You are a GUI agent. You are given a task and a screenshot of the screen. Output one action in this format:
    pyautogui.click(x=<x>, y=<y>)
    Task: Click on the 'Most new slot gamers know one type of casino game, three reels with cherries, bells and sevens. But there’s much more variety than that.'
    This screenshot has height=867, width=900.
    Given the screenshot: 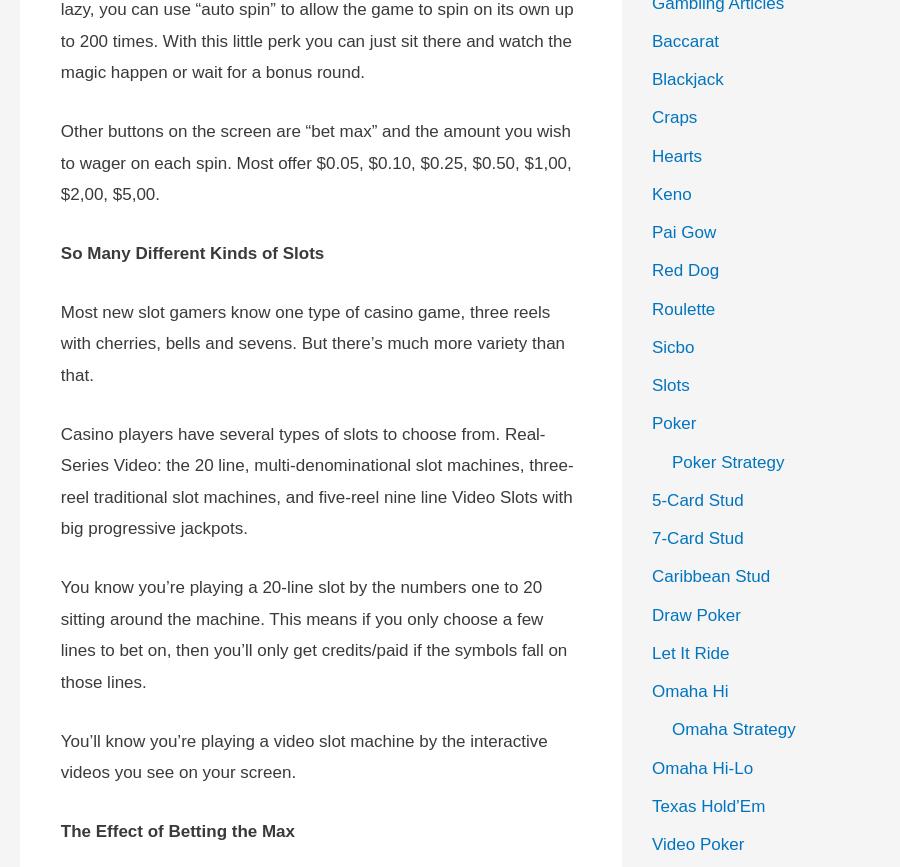 What is the action you would take?
    pyautogui.click(x=311, y=342)
    